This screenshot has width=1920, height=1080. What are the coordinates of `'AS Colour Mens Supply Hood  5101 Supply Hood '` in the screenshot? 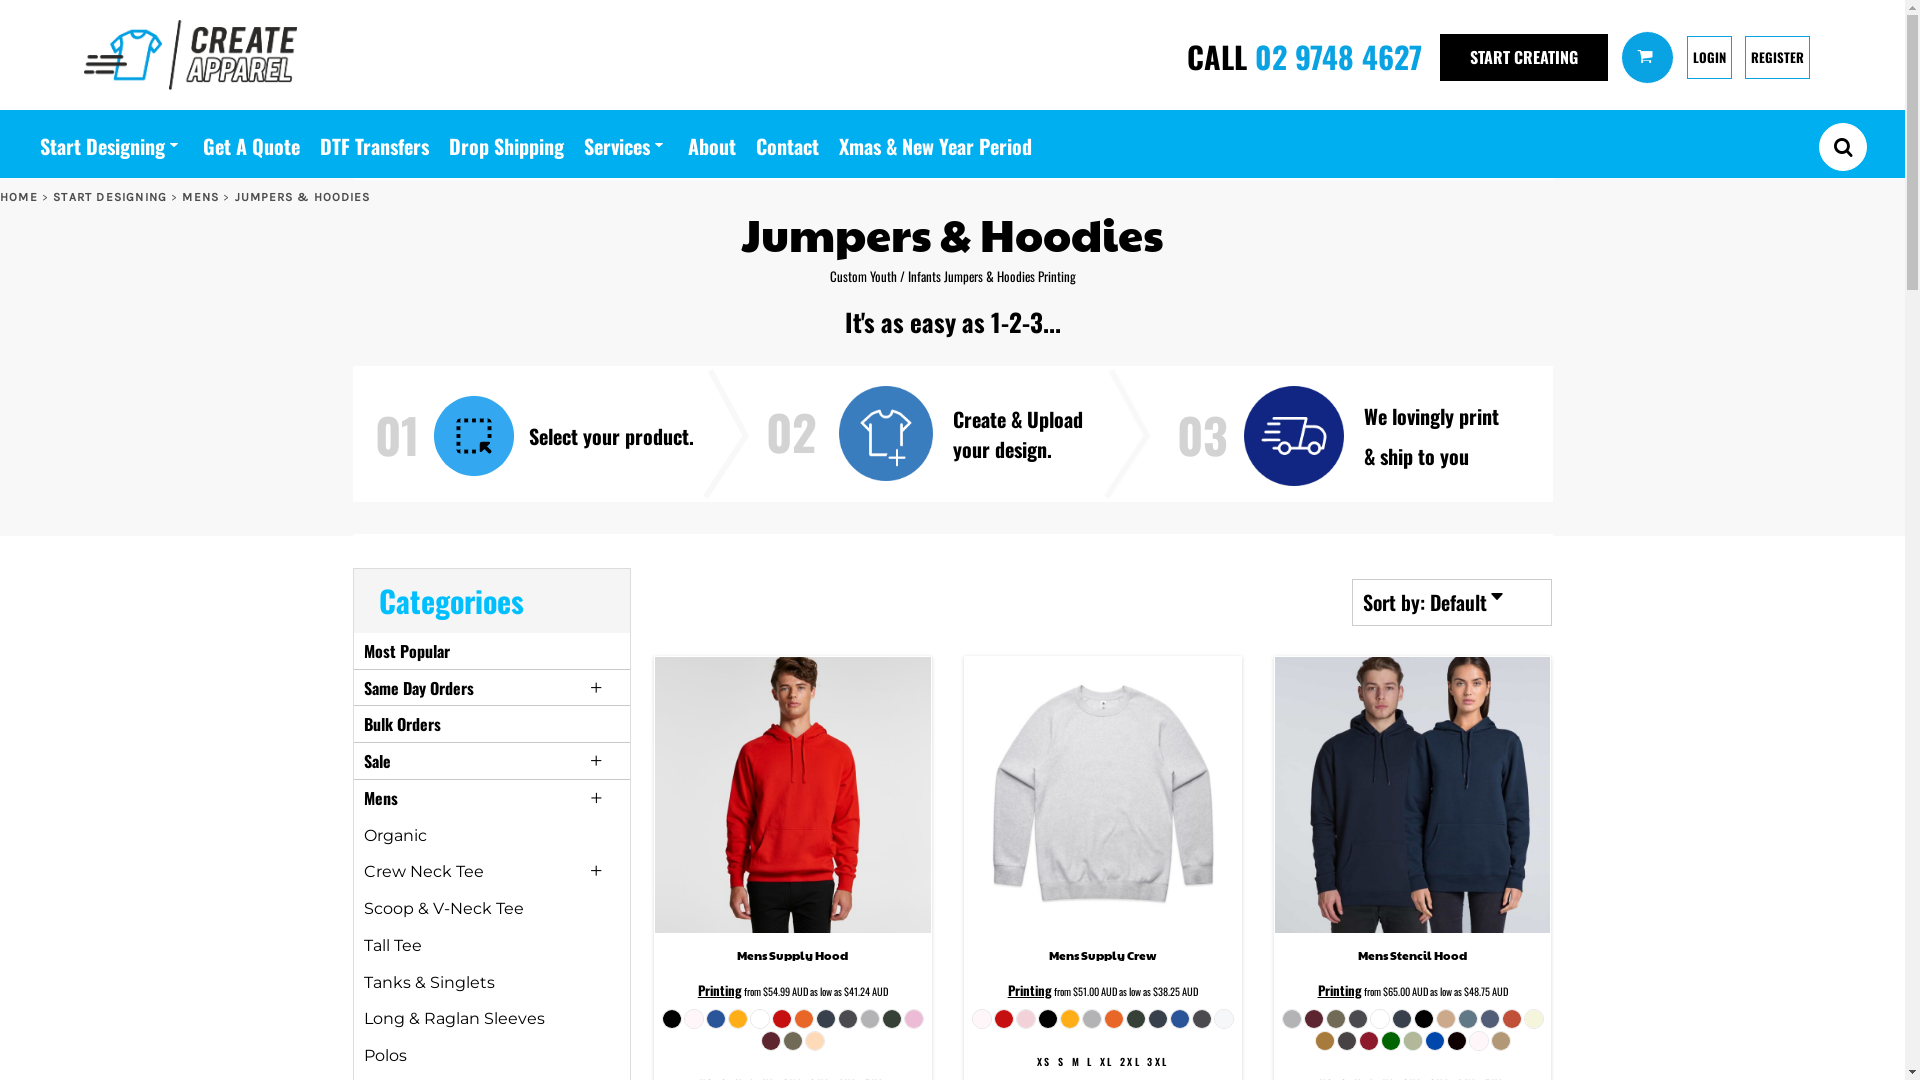 It's located at (791, 793).